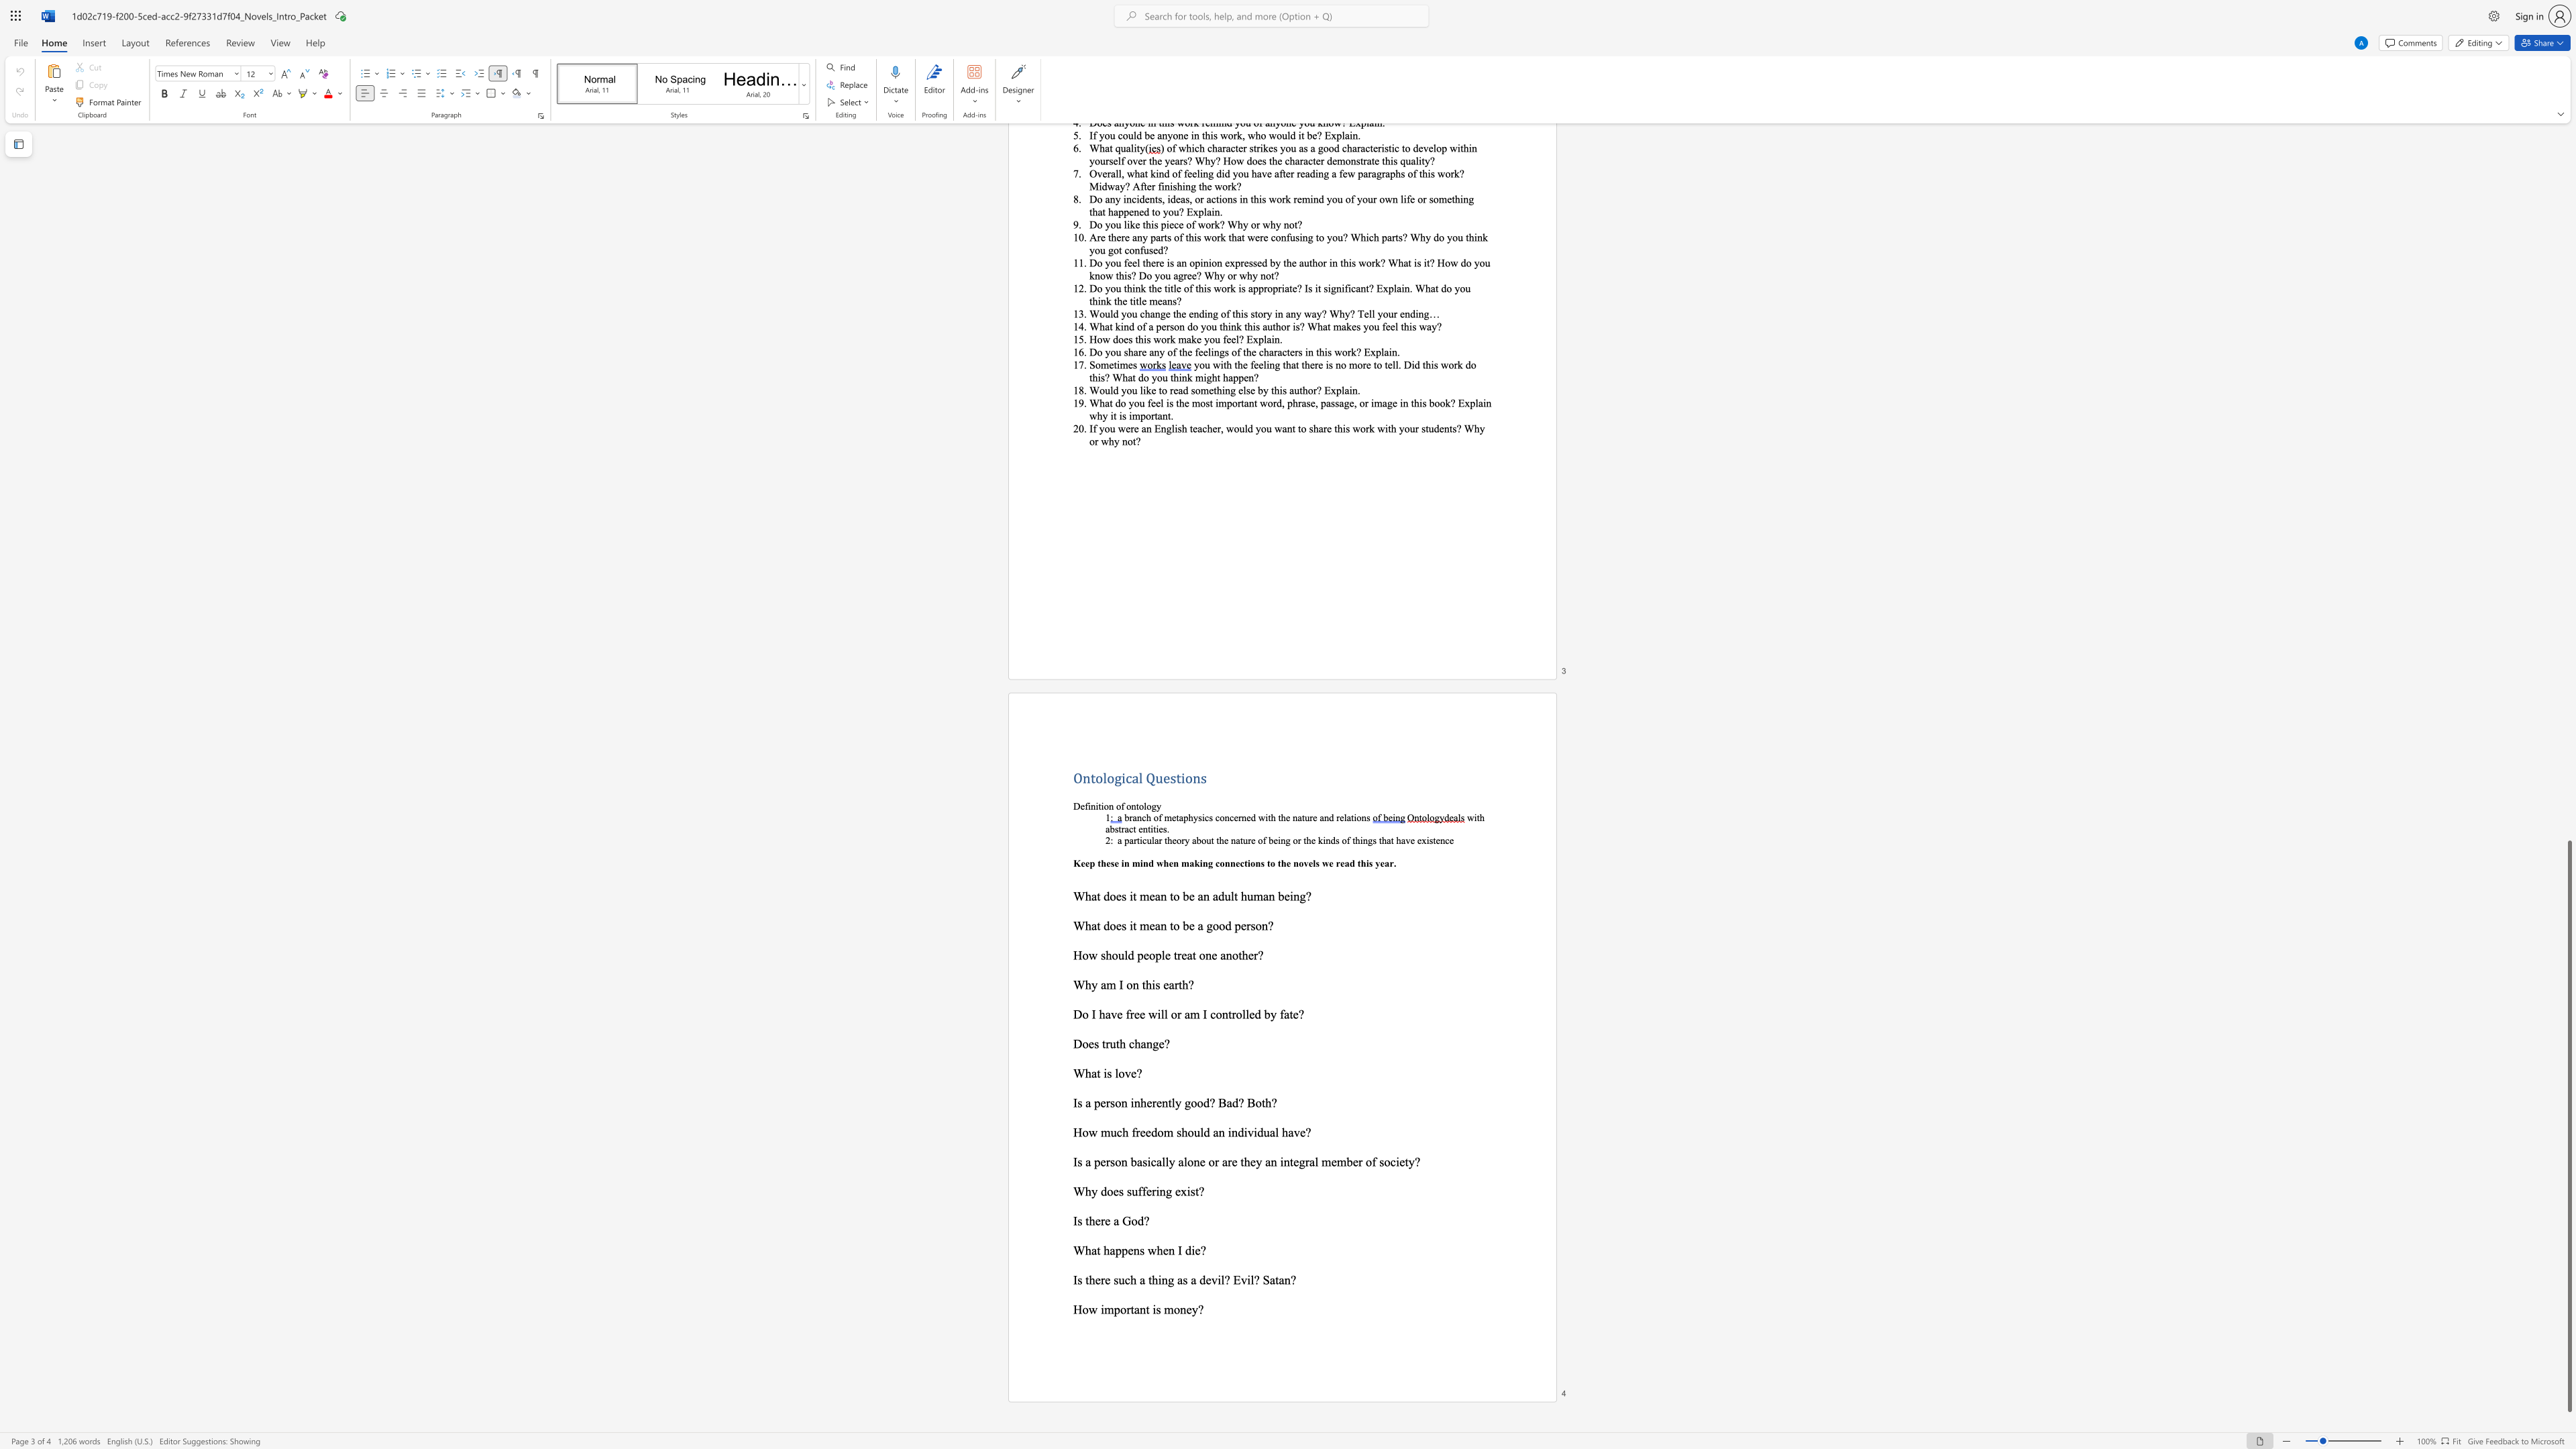  I want to click on the 3th character "l" in the text, so click(1185, 1162).